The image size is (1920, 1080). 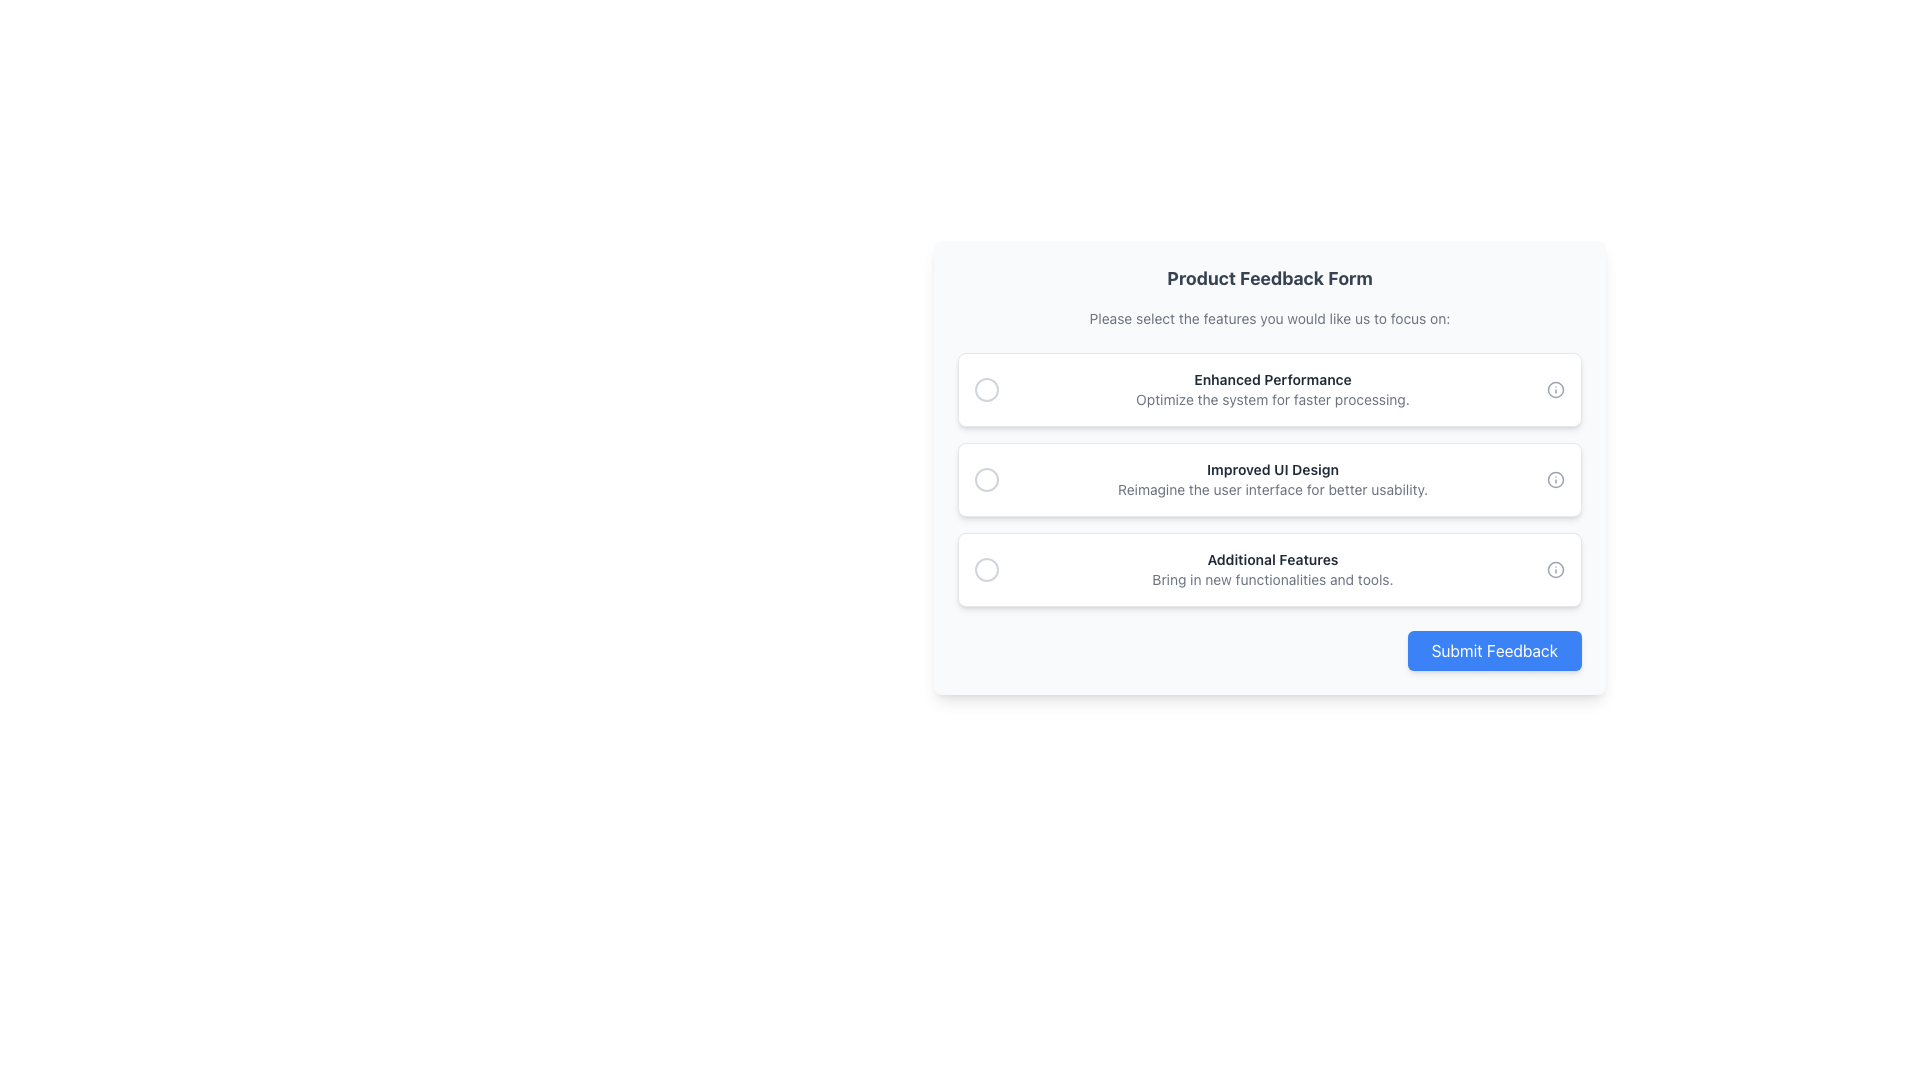 I want to click on the circular icon that provides additional information about the 'Improved UI Design' option, so click(x=1554, y=479).